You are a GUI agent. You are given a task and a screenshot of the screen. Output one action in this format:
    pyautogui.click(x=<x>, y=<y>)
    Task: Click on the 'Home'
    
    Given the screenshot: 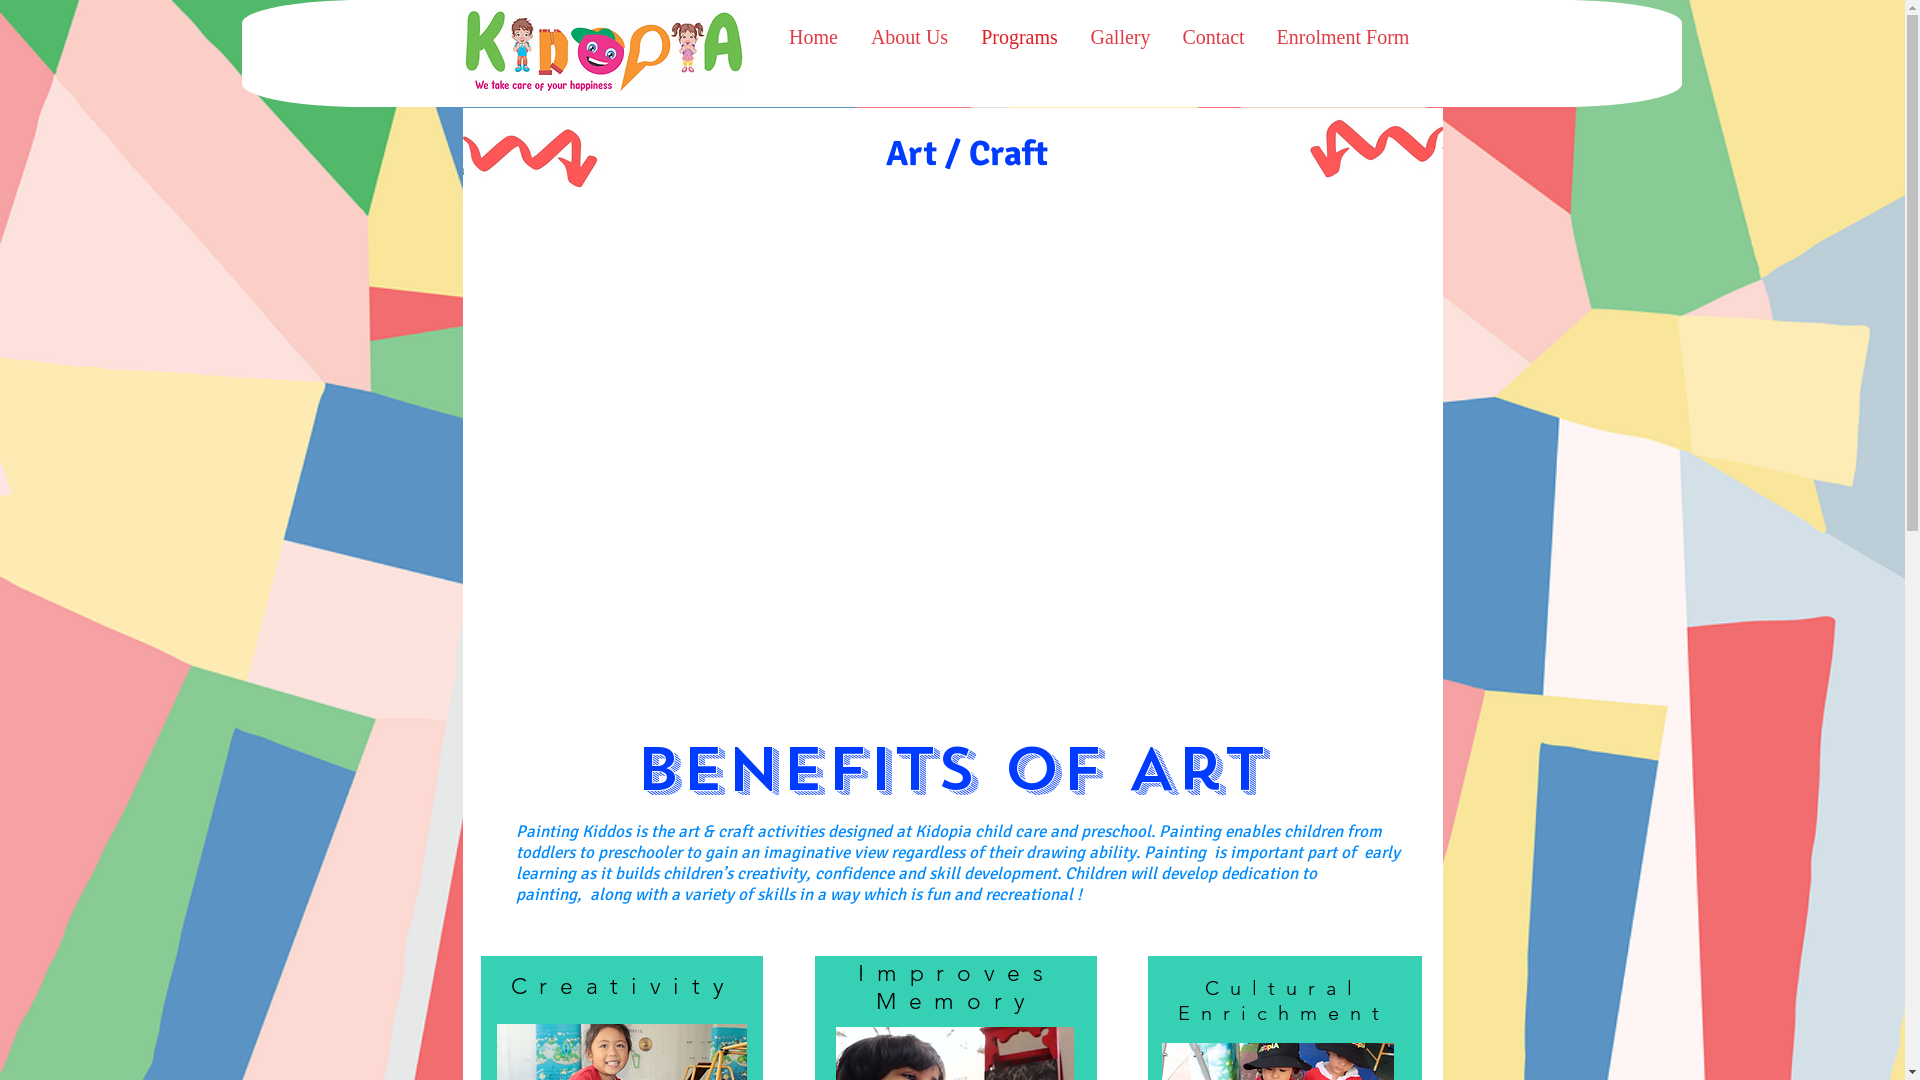 What is the action you would take?
    pyautogui.click(x=771, y=37)
    